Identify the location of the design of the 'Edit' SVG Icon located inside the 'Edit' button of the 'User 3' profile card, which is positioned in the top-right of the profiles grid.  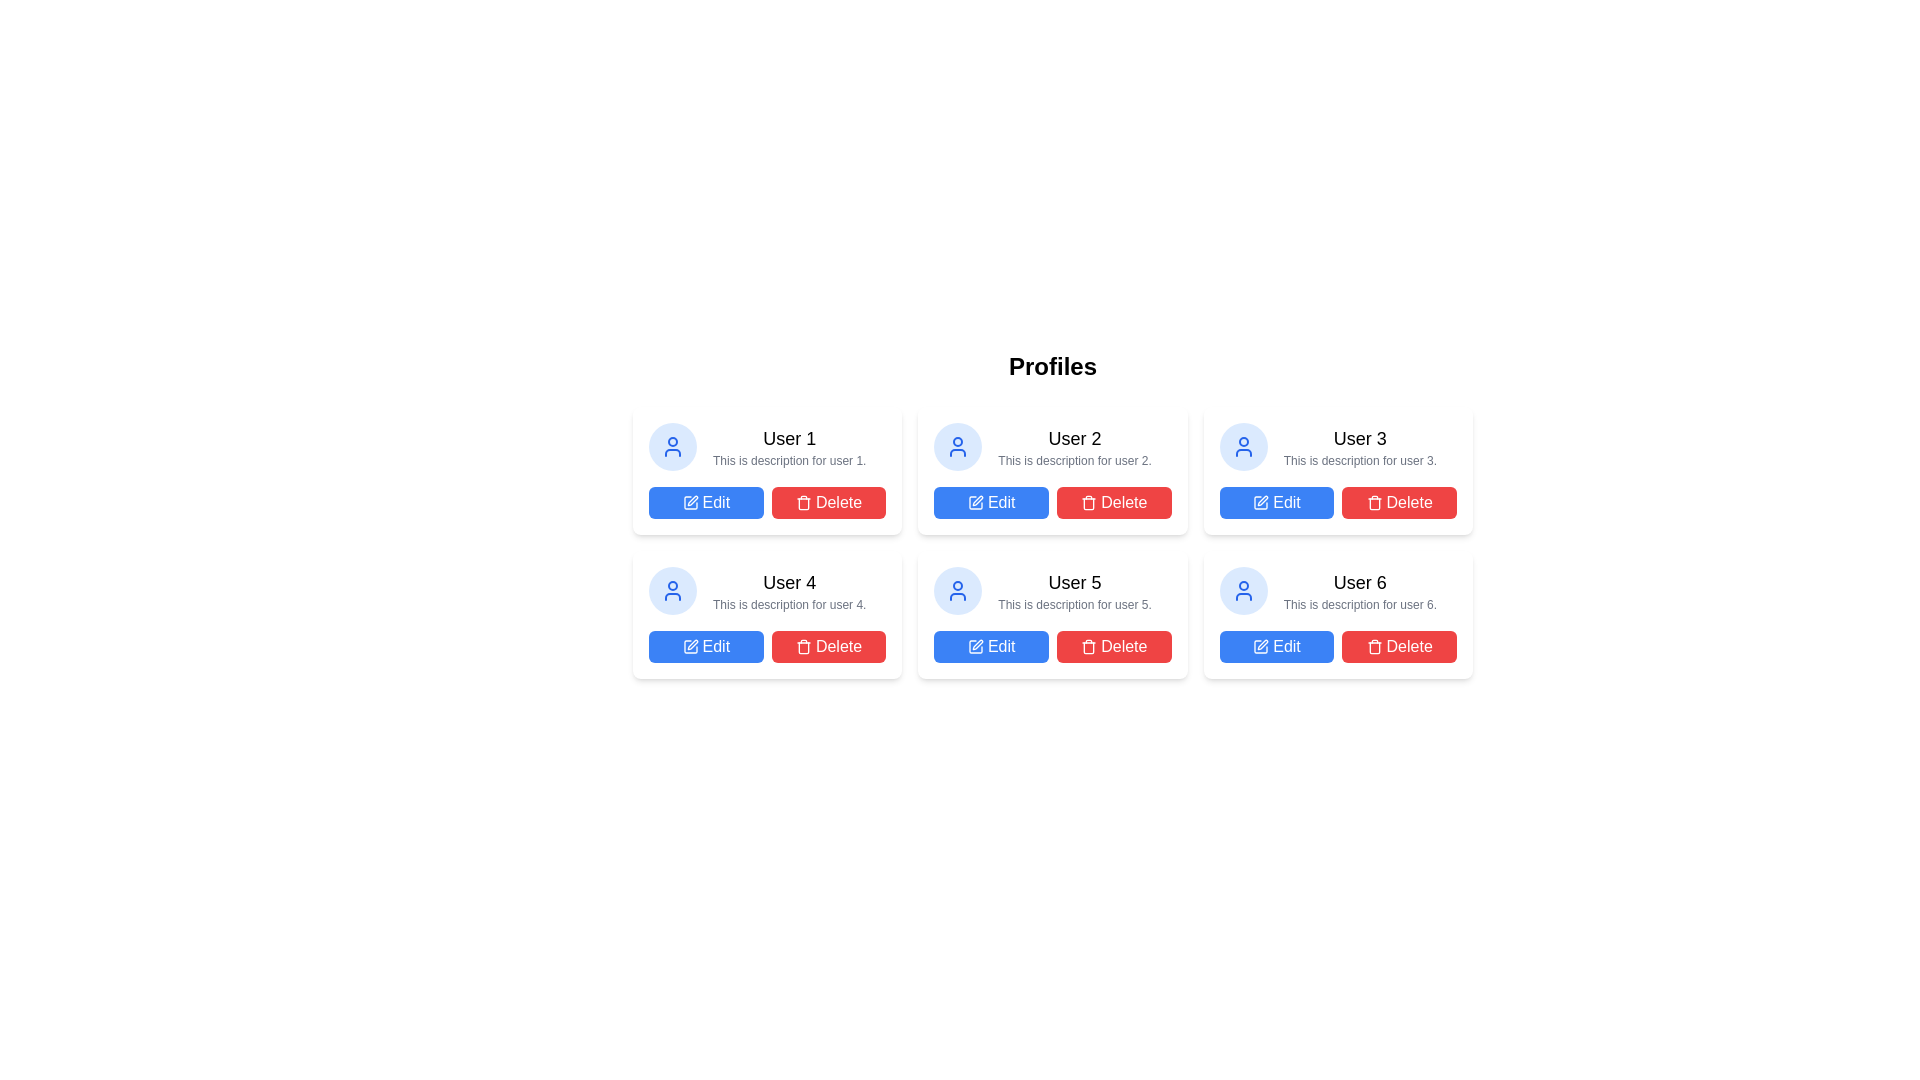
(1260, 501).